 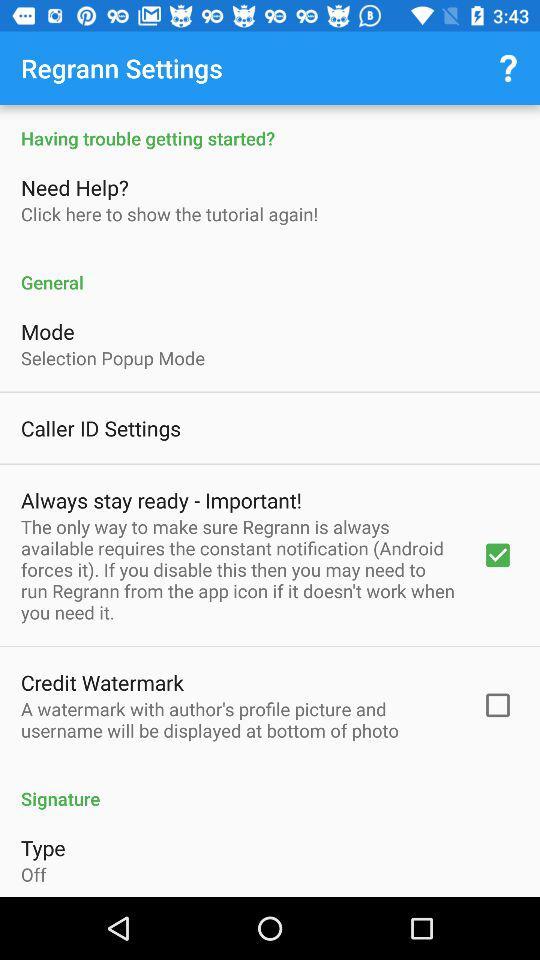 What do you see at coordinates (238, 569) in the screenshot?
I see `the the only way` at bounding box center [238, 569].